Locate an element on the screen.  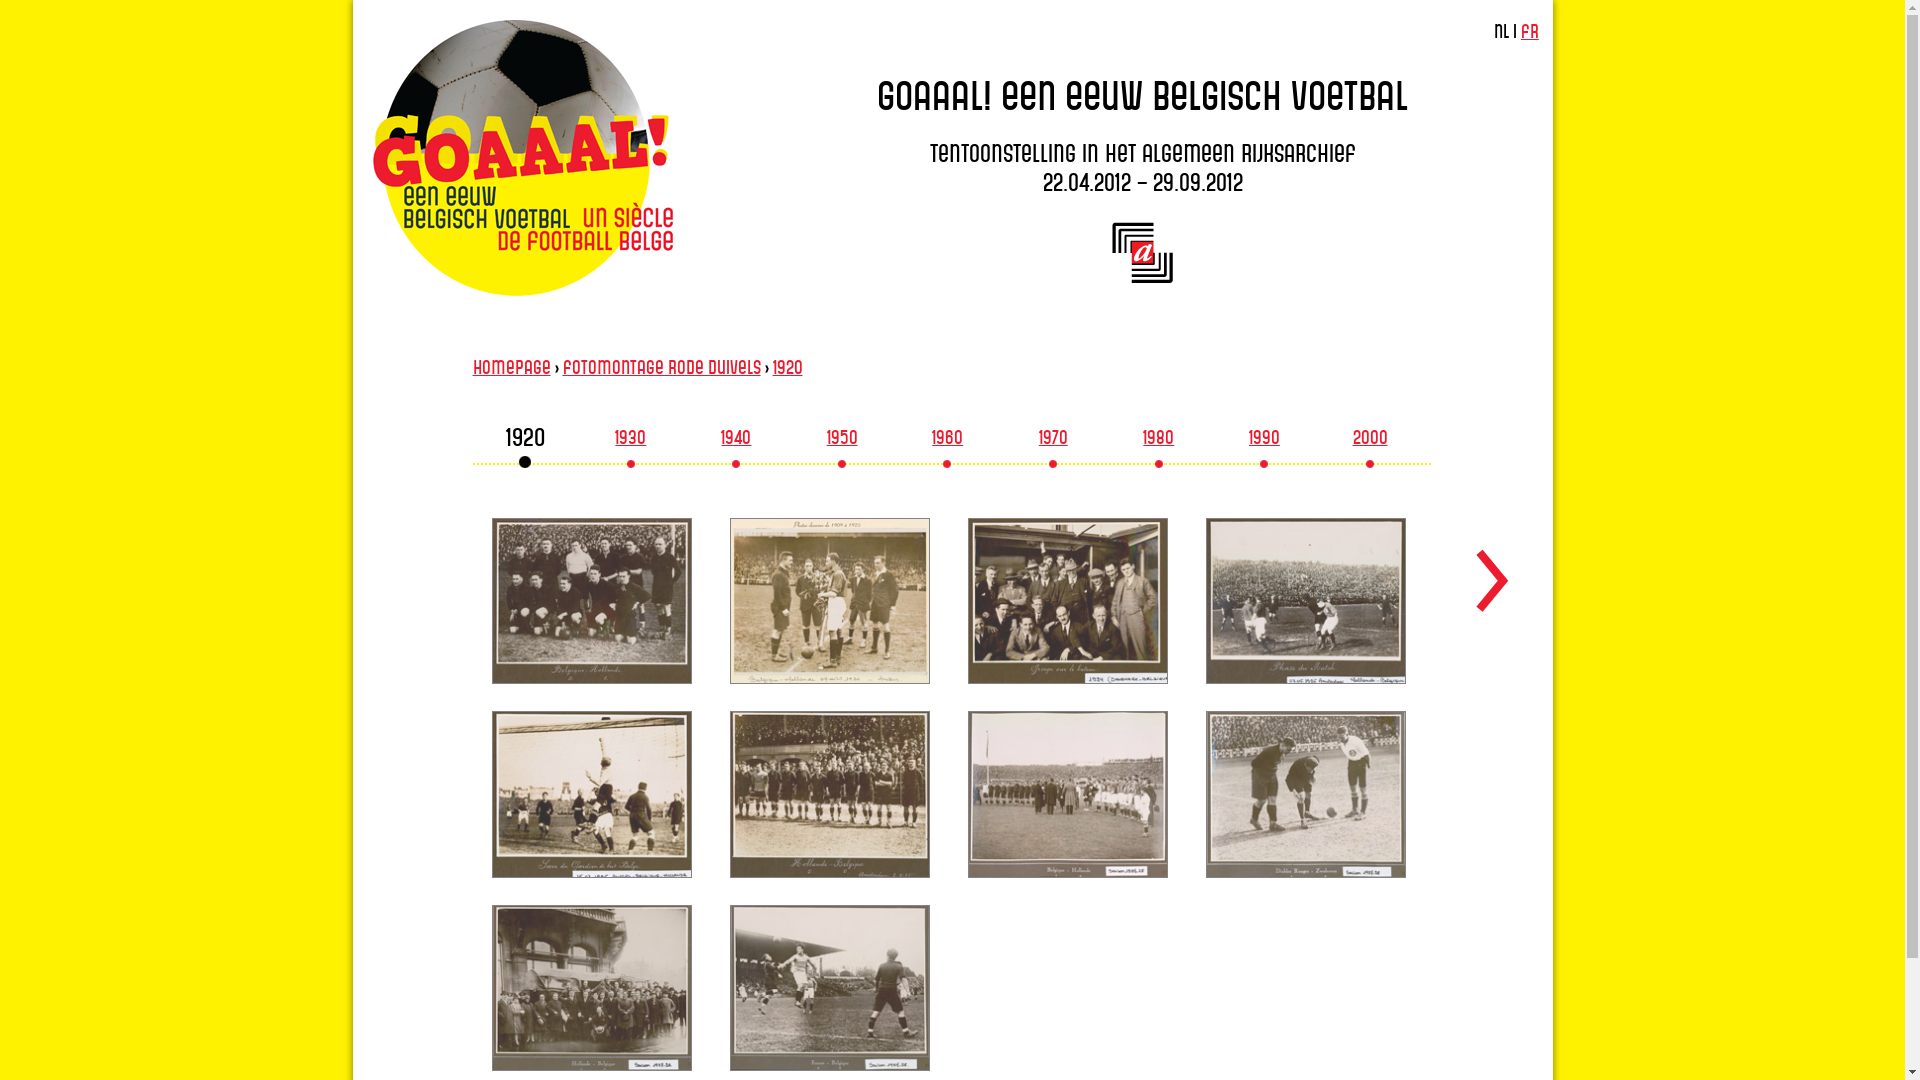
'1960' is located at coordinates (946, 441).